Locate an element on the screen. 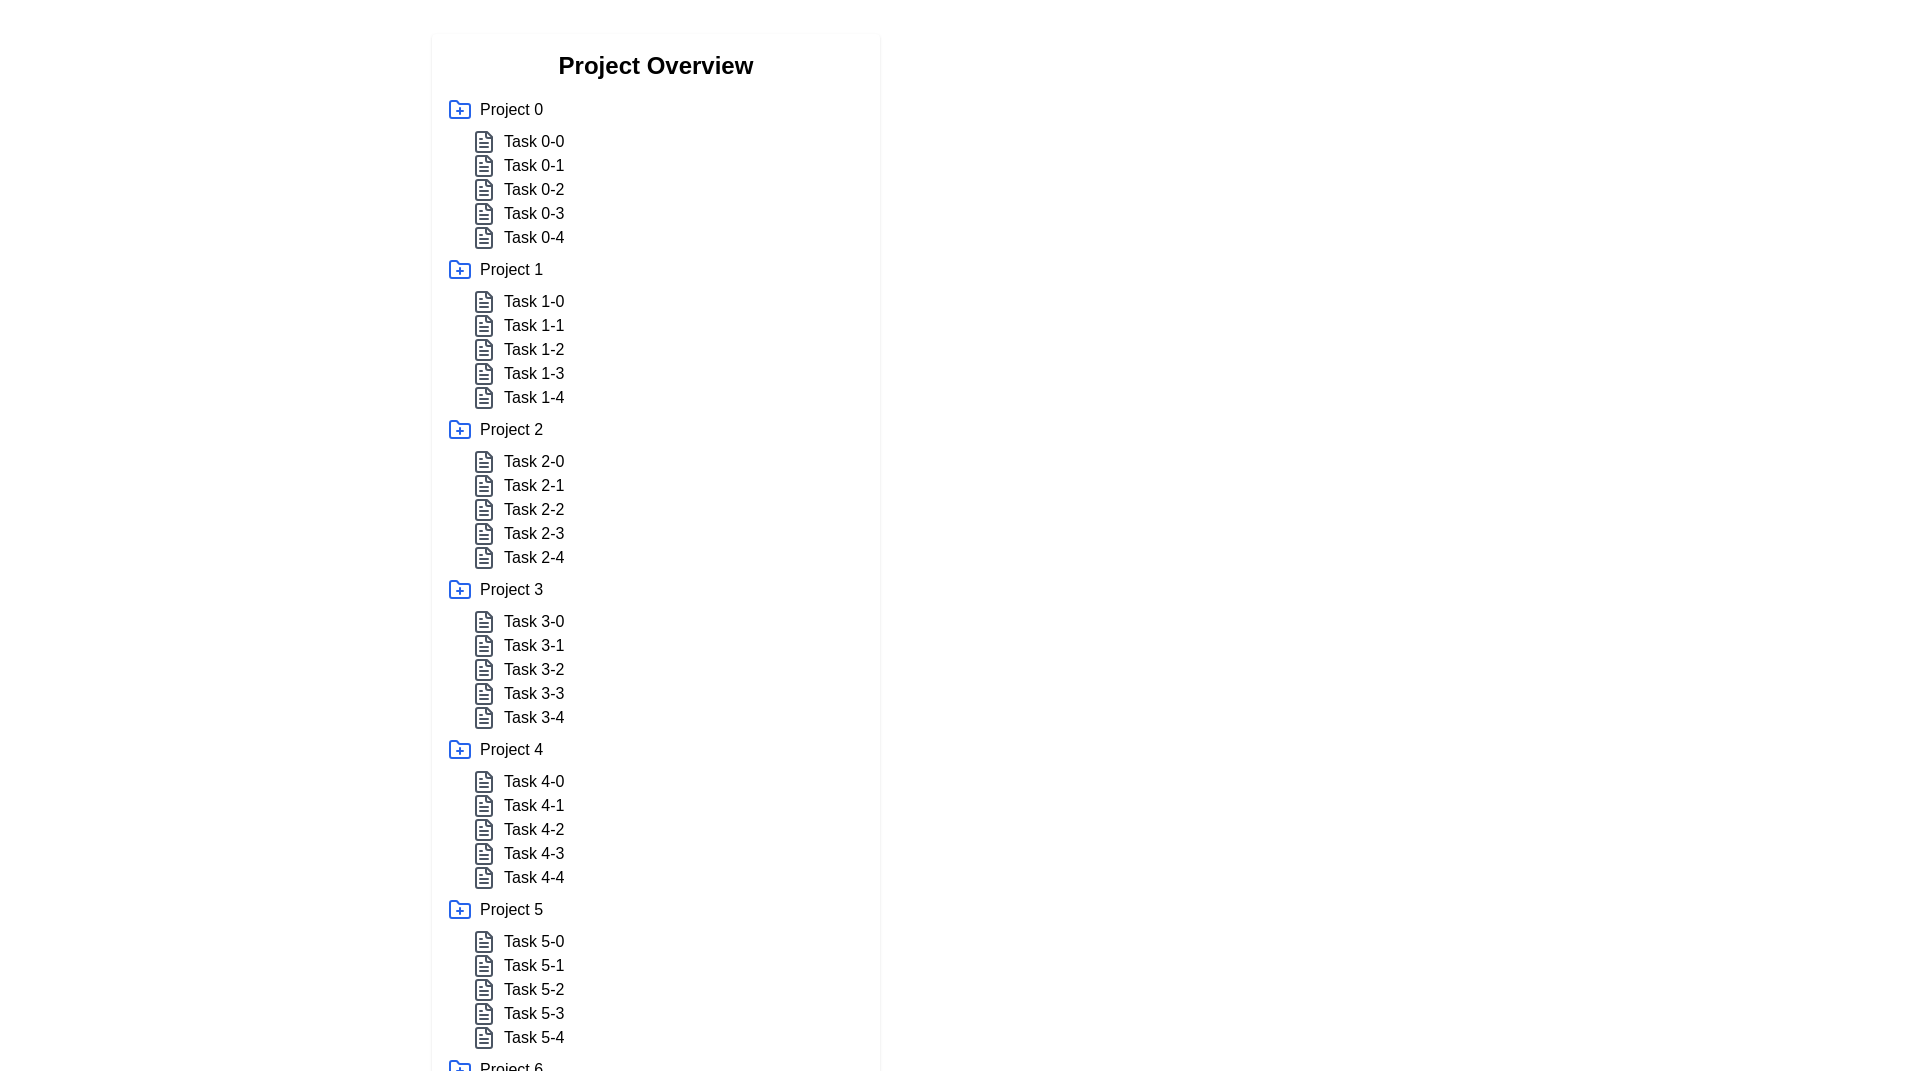 The height and width of the screenshot is (1080, 1920). the third text label in the list that represents an item under 'Project 0', which likely serves as a navigational or informational aid is located at coordinates (534, 189).